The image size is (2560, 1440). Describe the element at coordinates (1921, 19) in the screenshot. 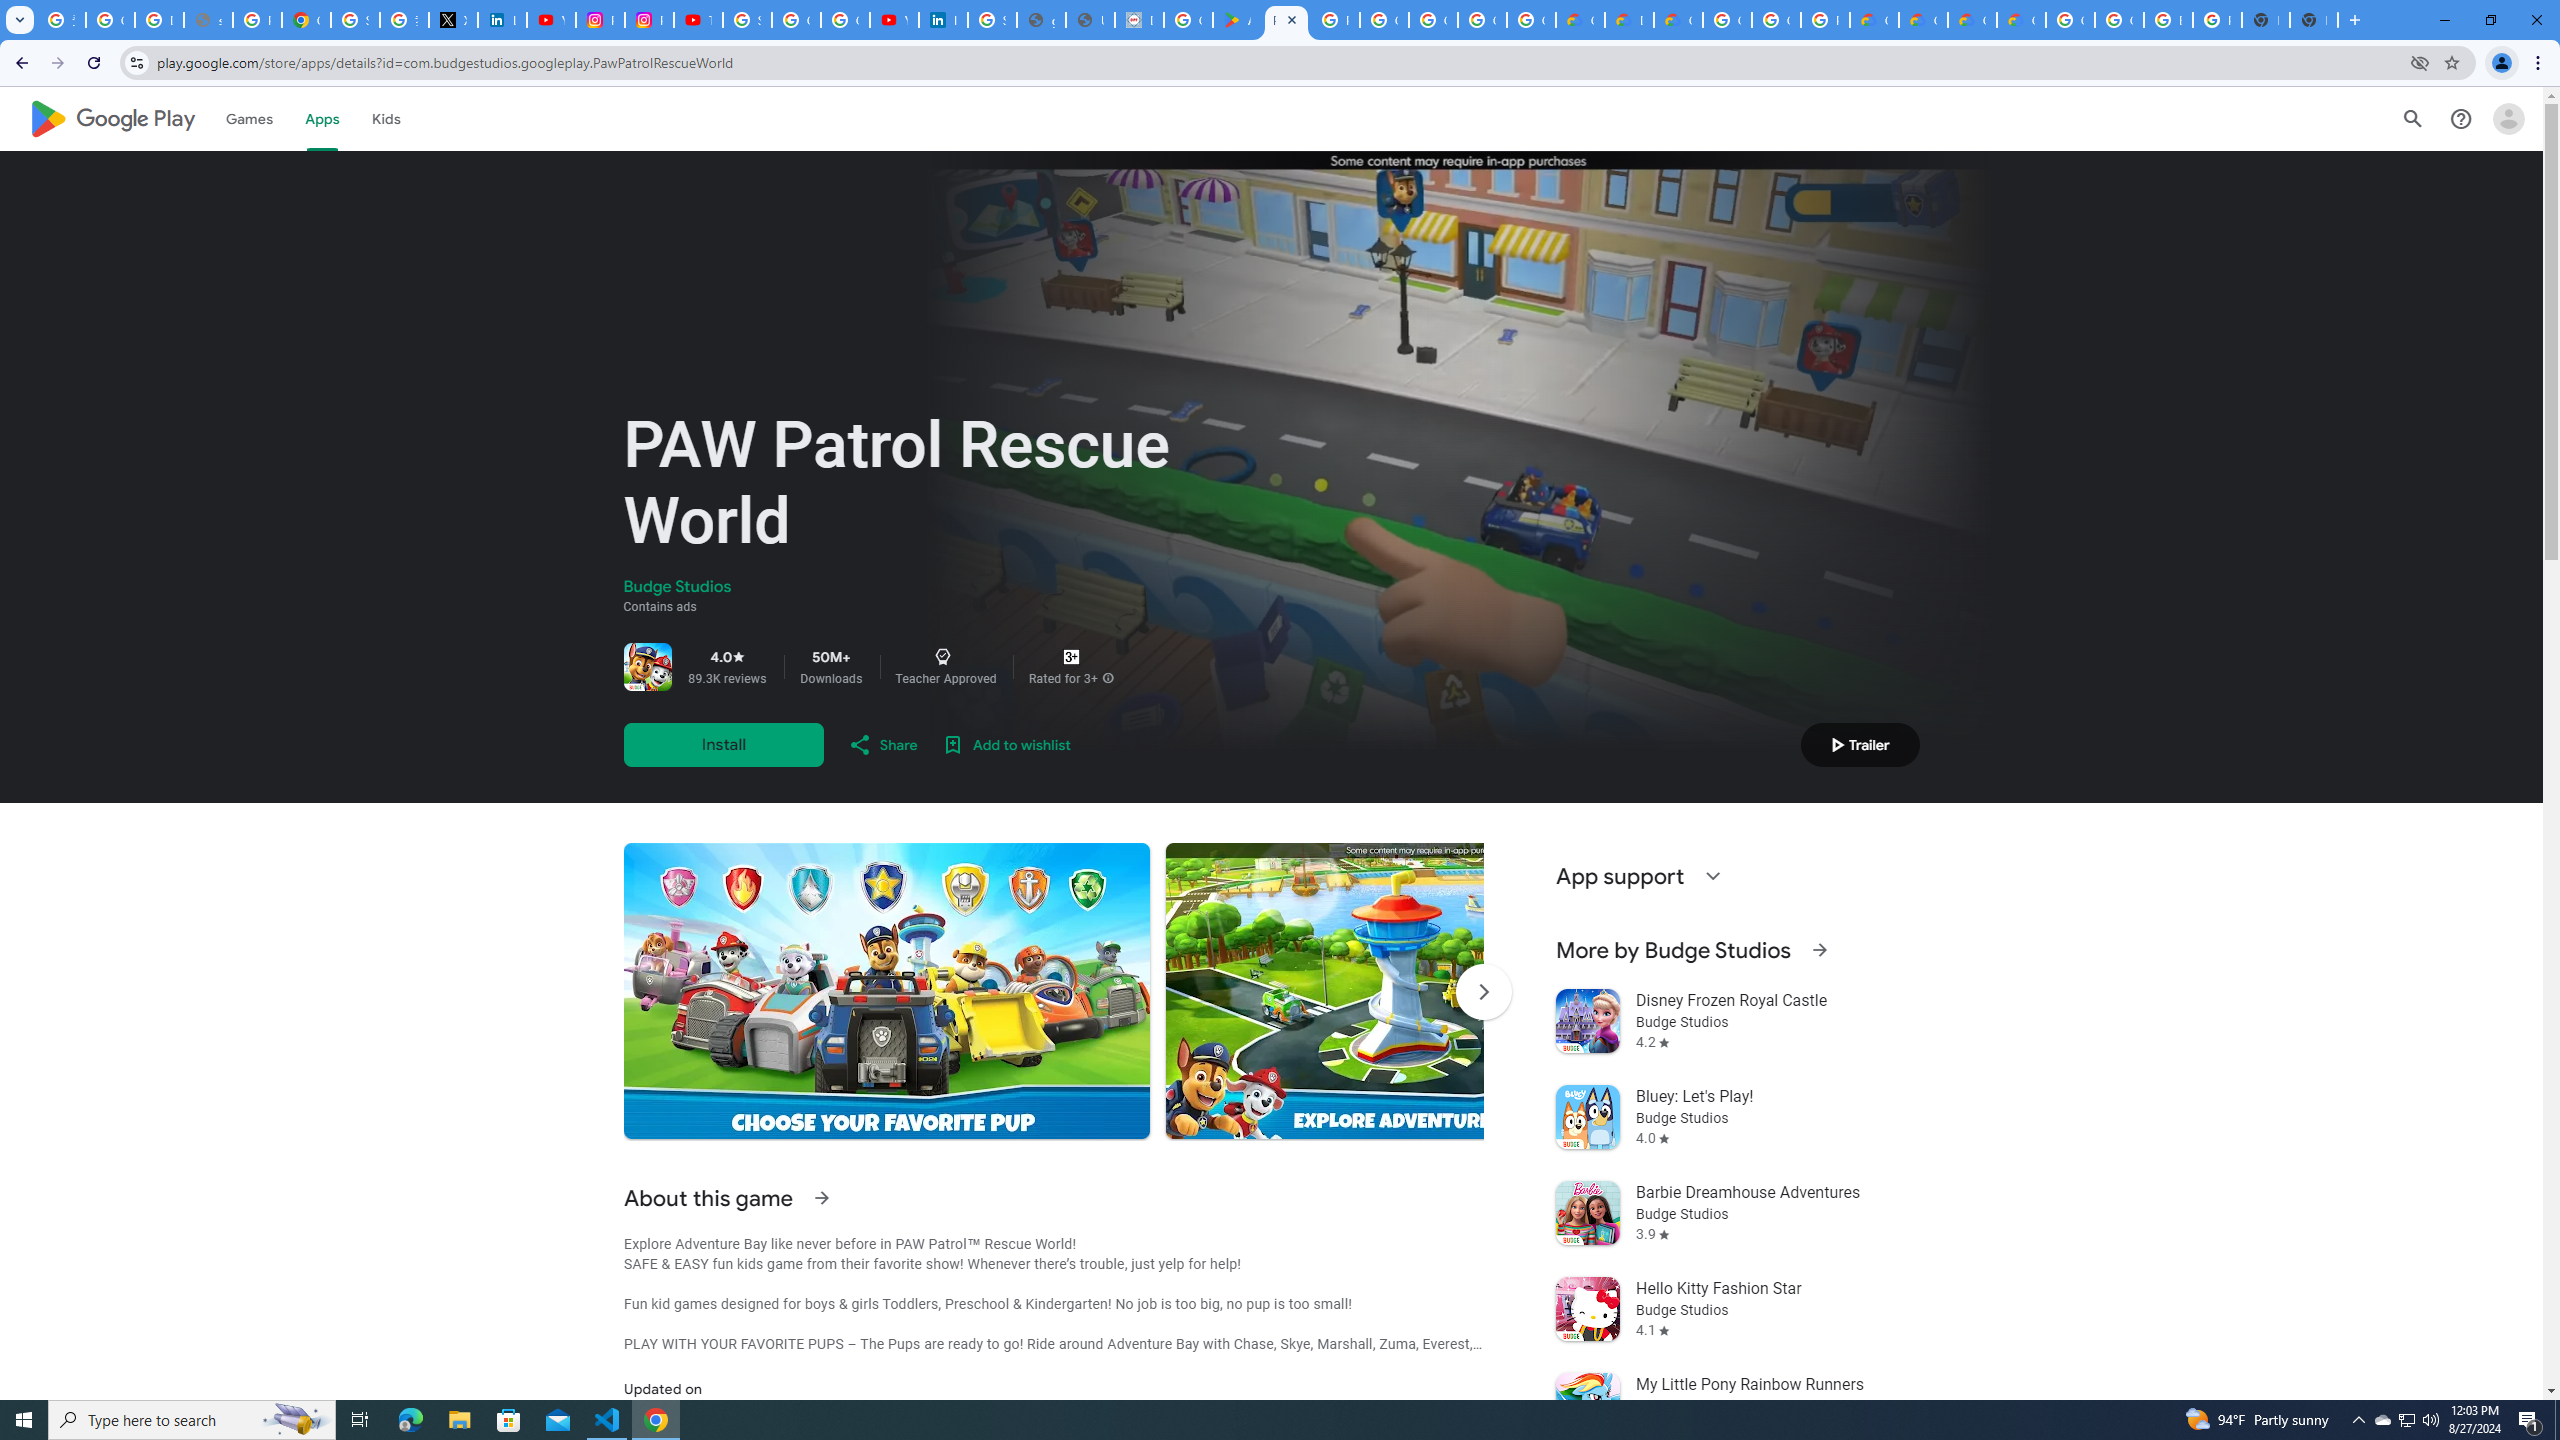

I see `'Google Cloud Pricing Calculator'` at that location.